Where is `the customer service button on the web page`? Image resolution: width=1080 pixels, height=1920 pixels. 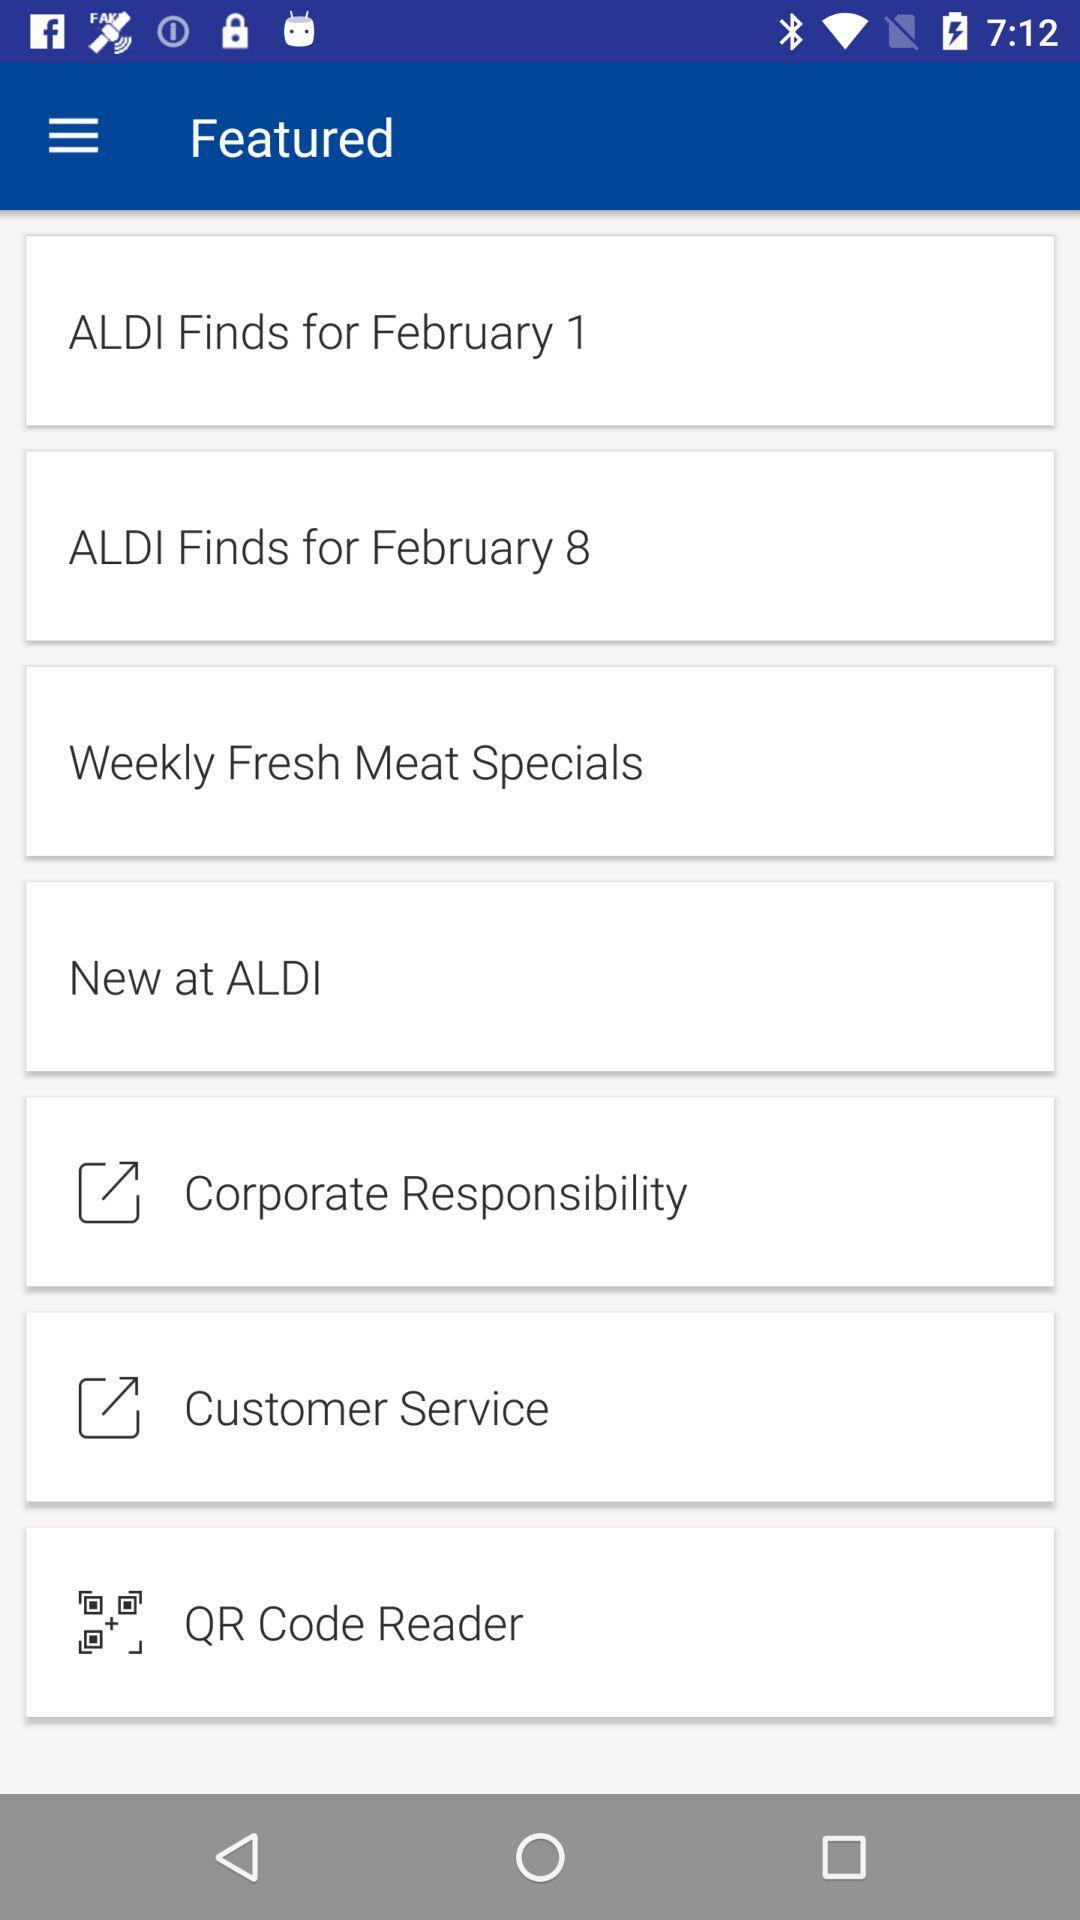
the customer service button on the web page is located at coordinates (540, 1406).